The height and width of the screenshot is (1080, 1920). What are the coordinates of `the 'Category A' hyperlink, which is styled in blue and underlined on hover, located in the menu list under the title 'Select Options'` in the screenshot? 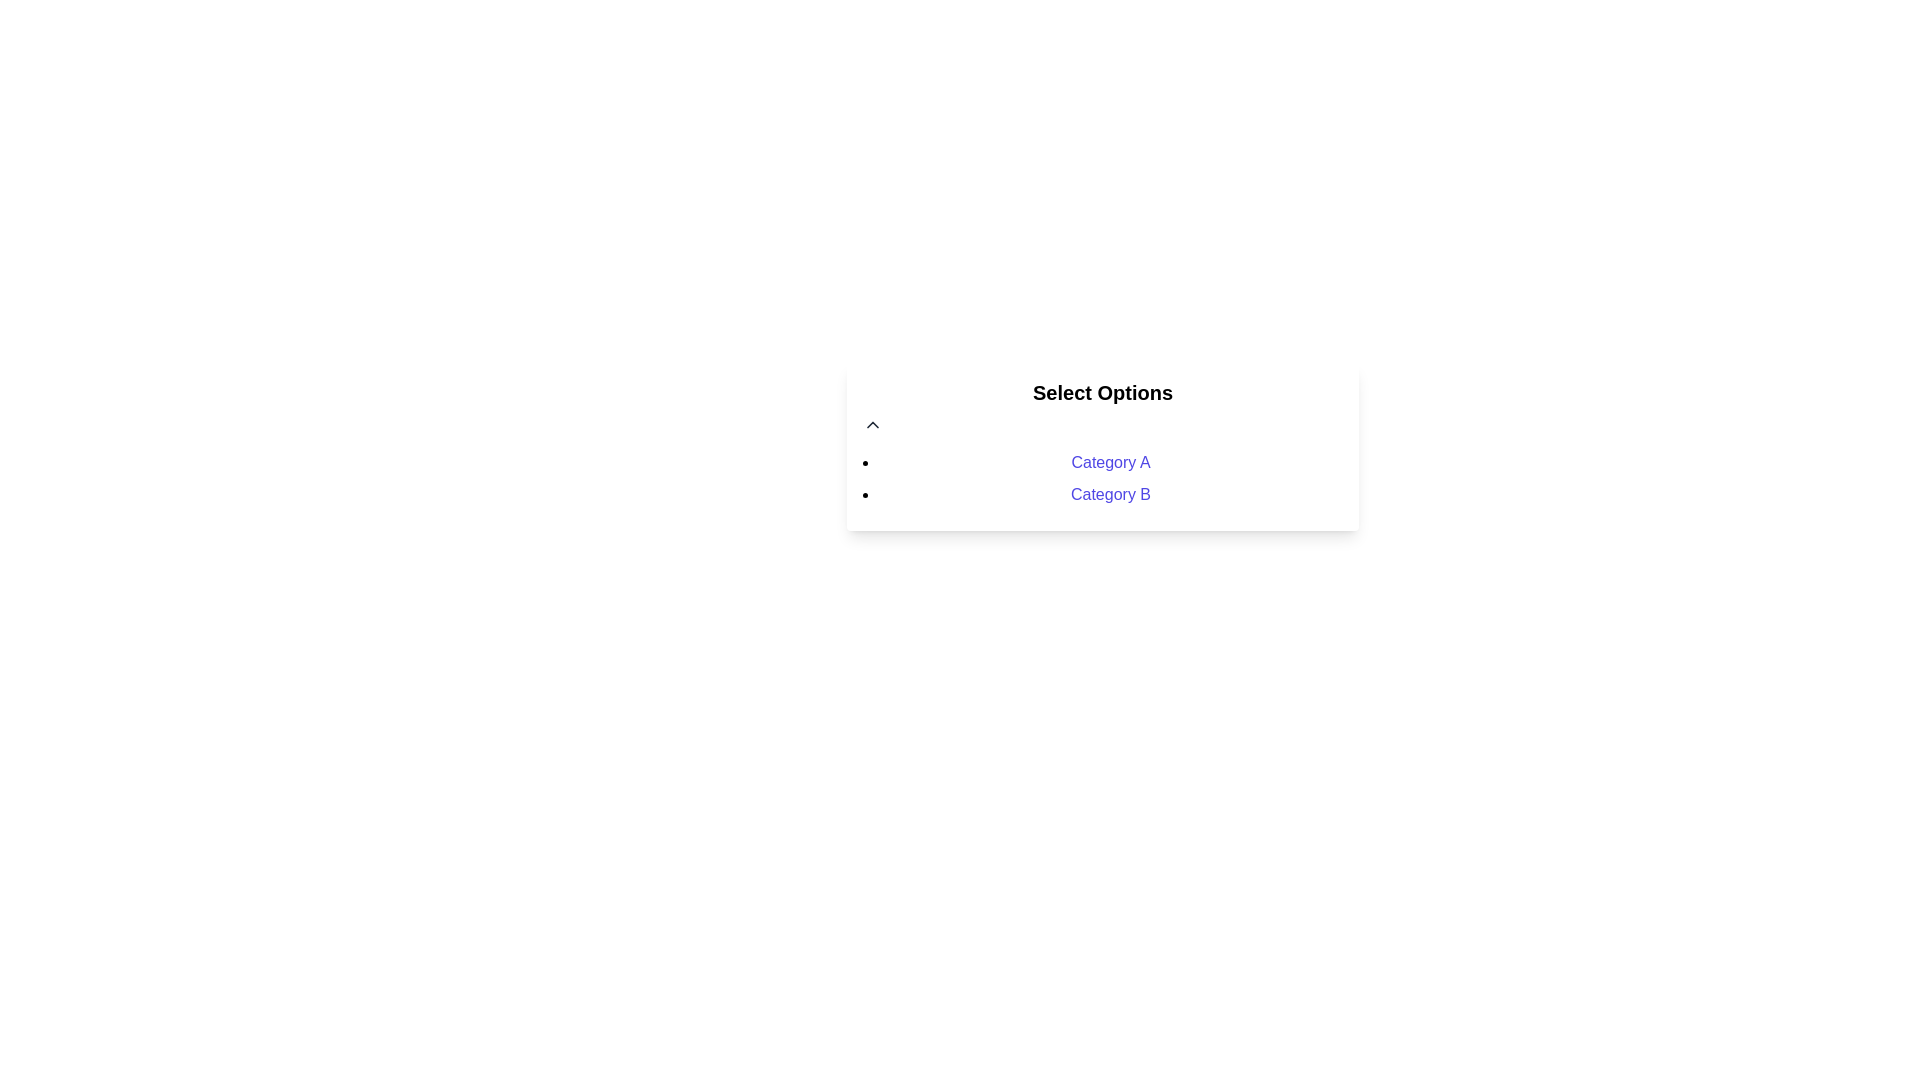 It's located at (1109, 462).